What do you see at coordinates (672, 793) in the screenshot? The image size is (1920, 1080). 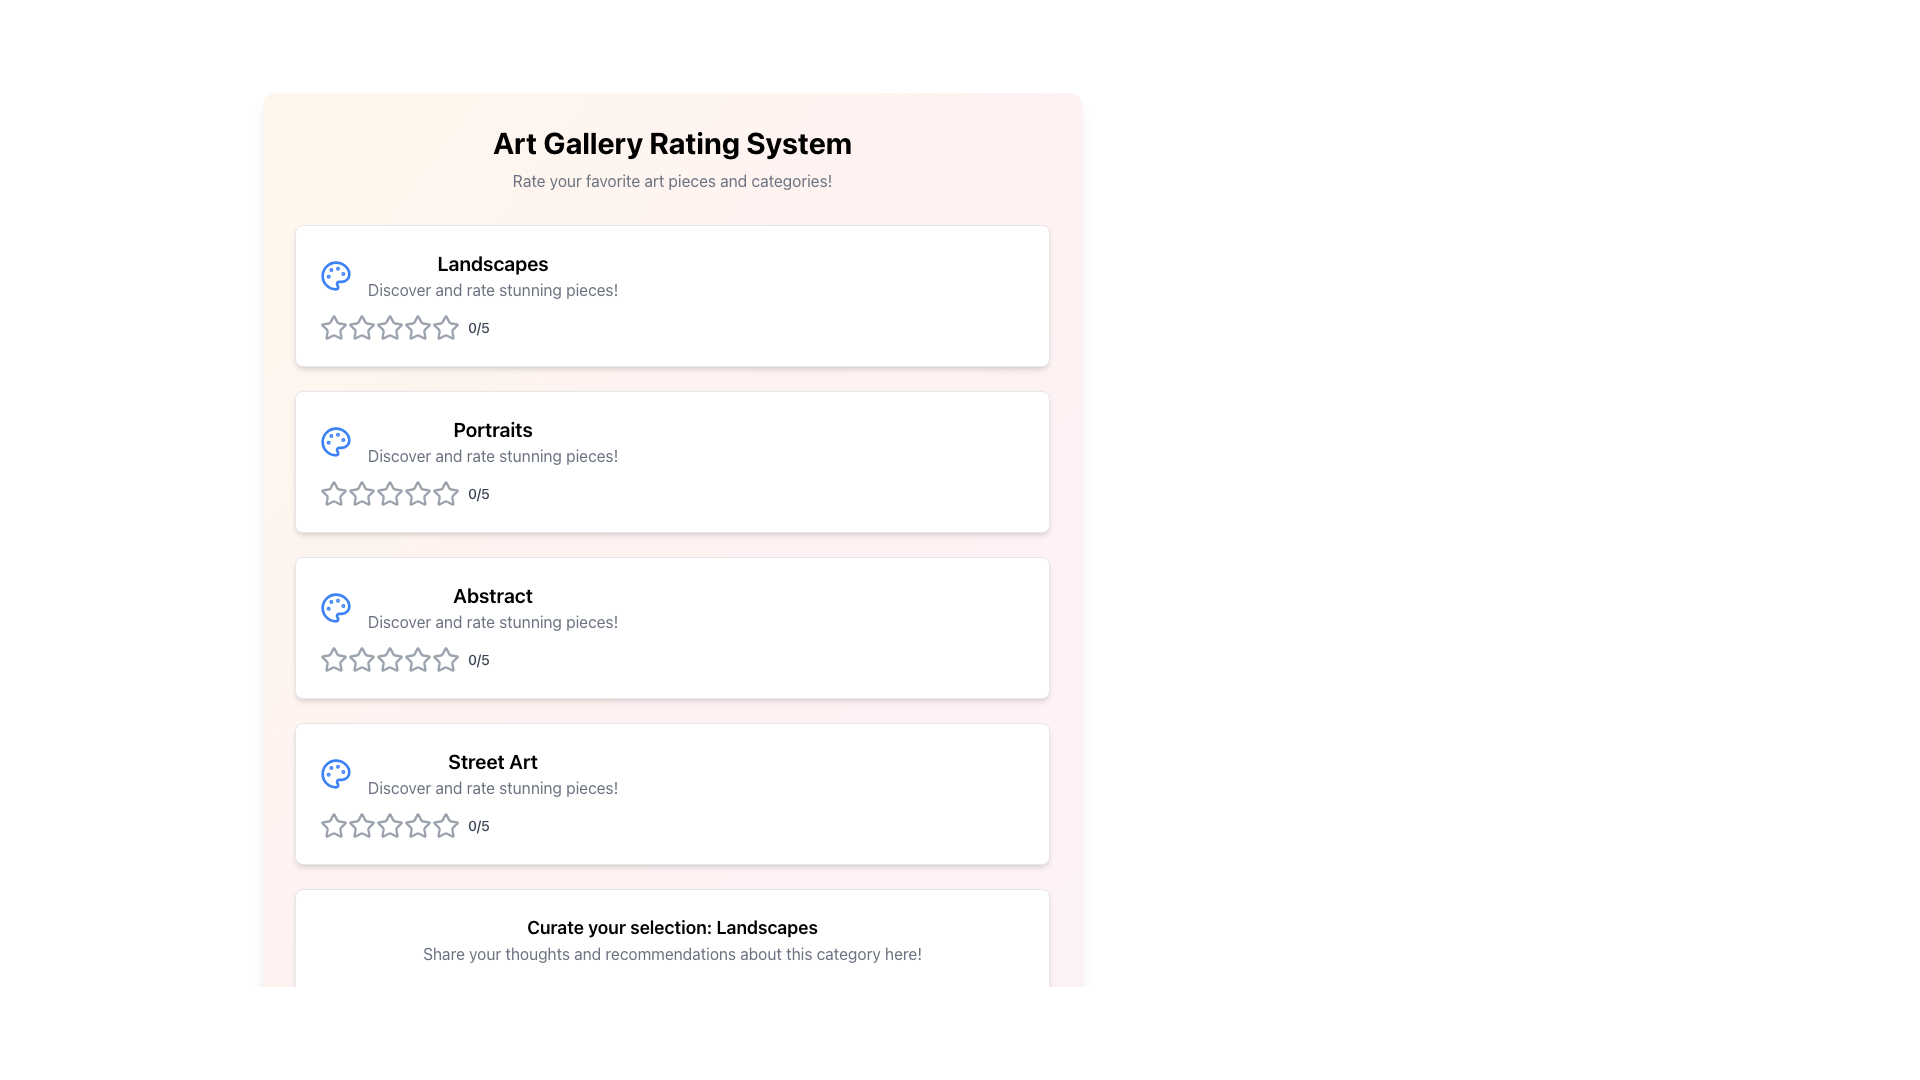 I see `the 'Street Art' card, which is the fourth card in a vertical list of similar cards` at bounding box center [672, 793].